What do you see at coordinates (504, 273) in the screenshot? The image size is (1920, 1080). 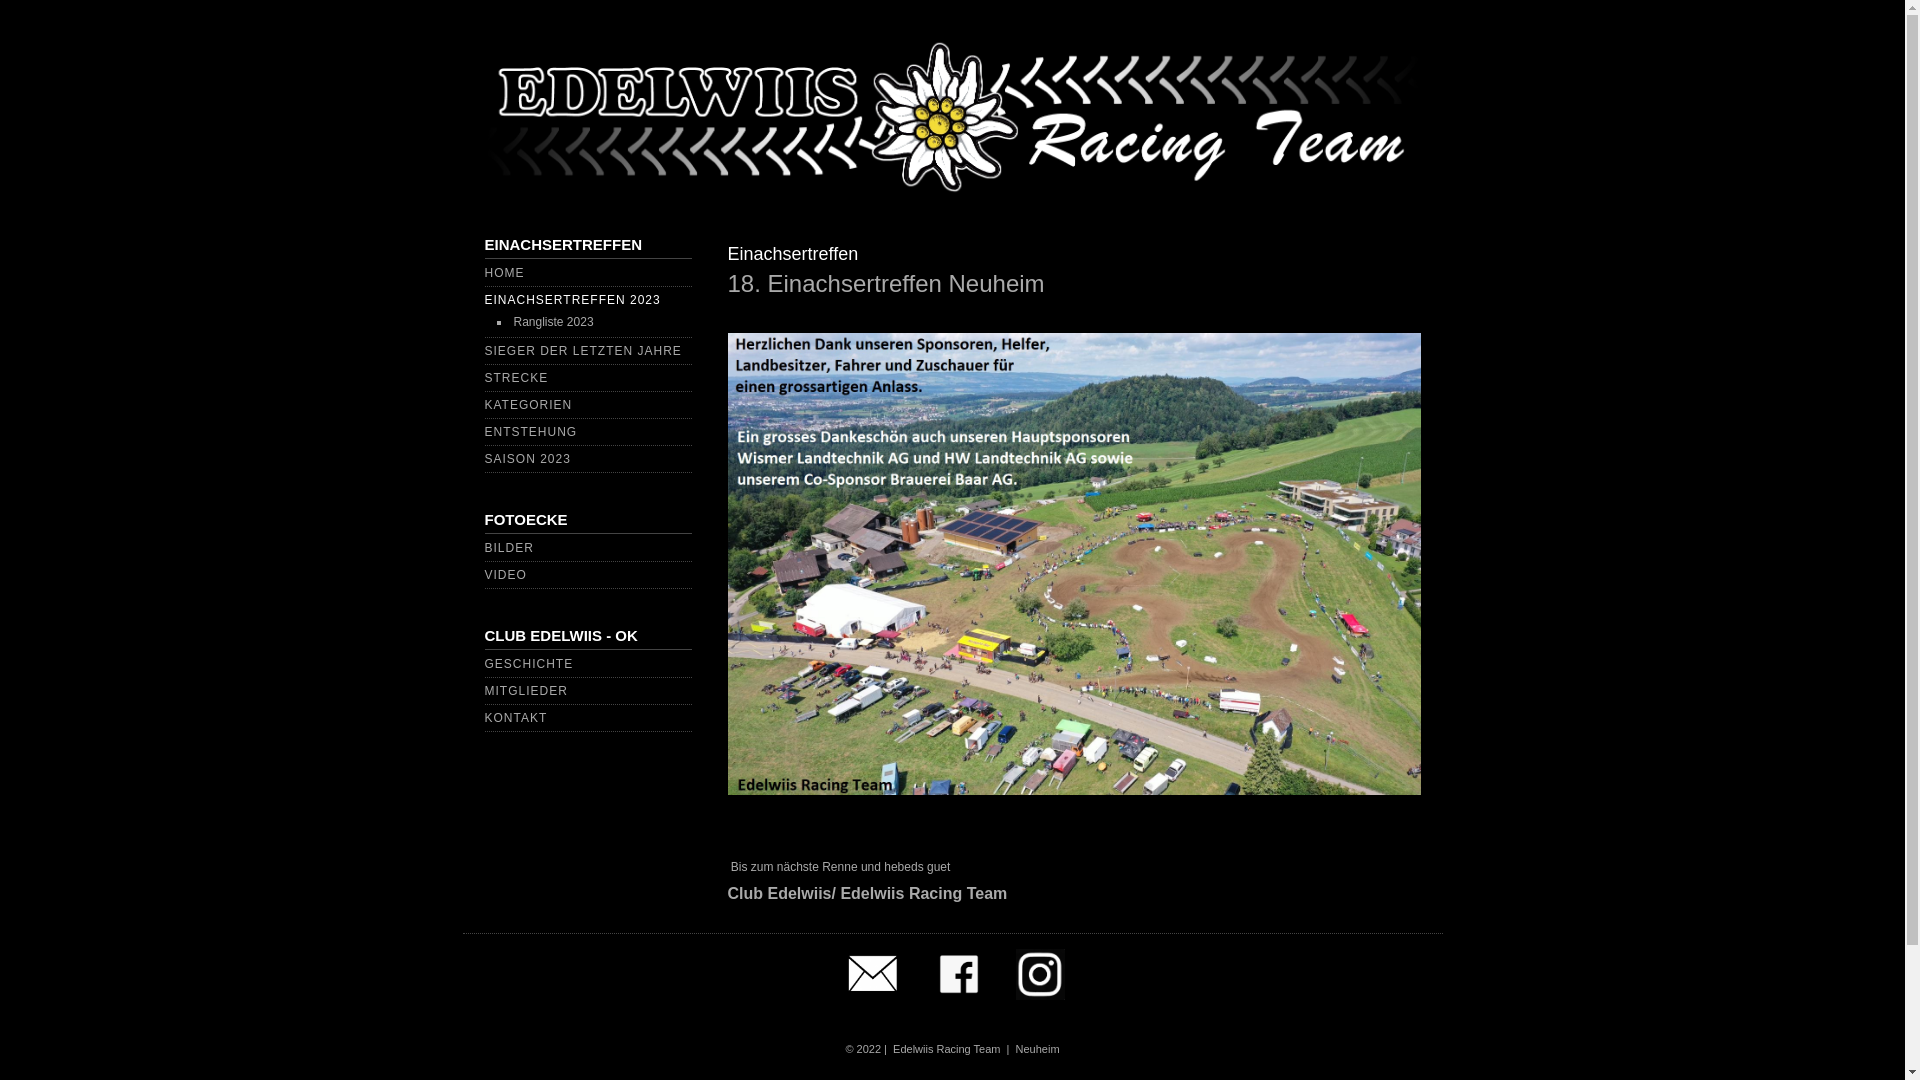 I see `'HOME'` at bounding box center [504, 273].